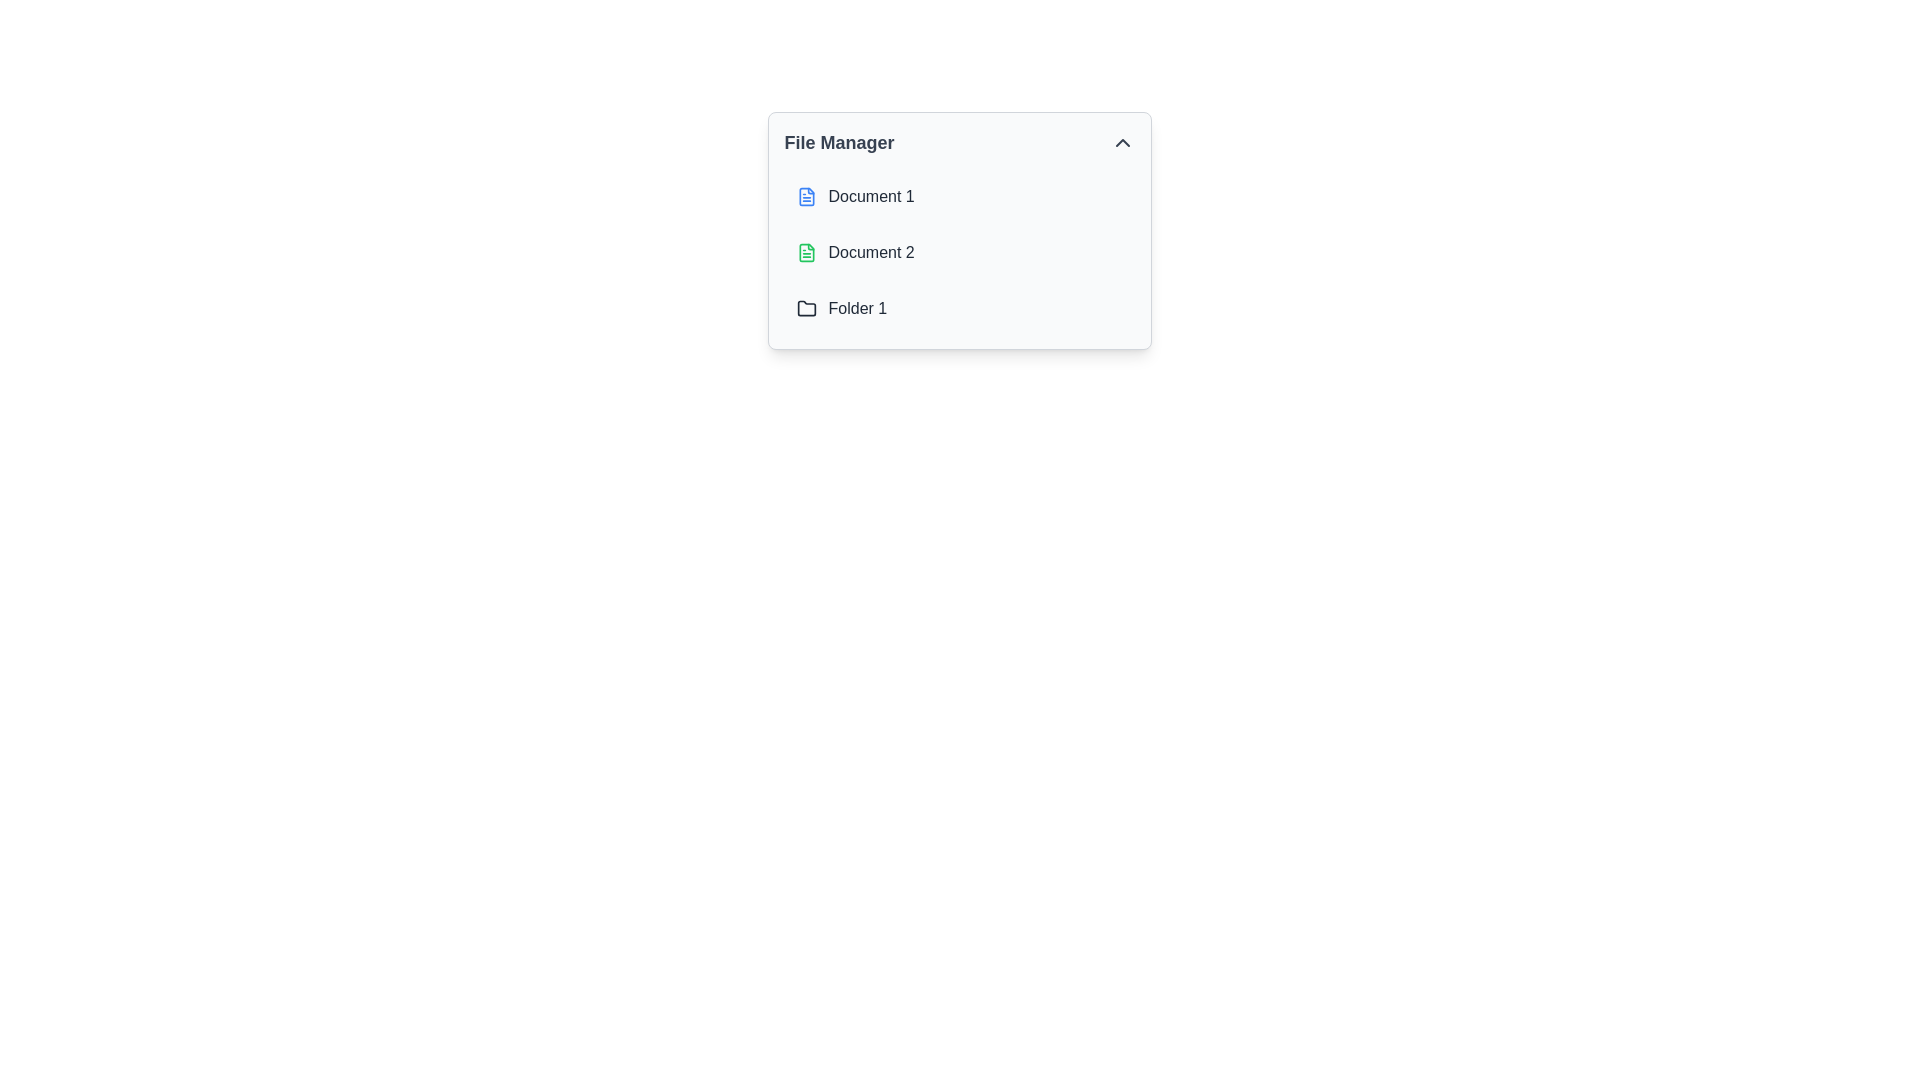 The height and width of the screenshot is (1080, 1920). What do you see at coordinates (806, 252) in the screenshot?
I see `the green file icon located to the immediate left of the 'Document 2' text label in the File Manager interface to indicate its active status` at bounding box center [806, 252].